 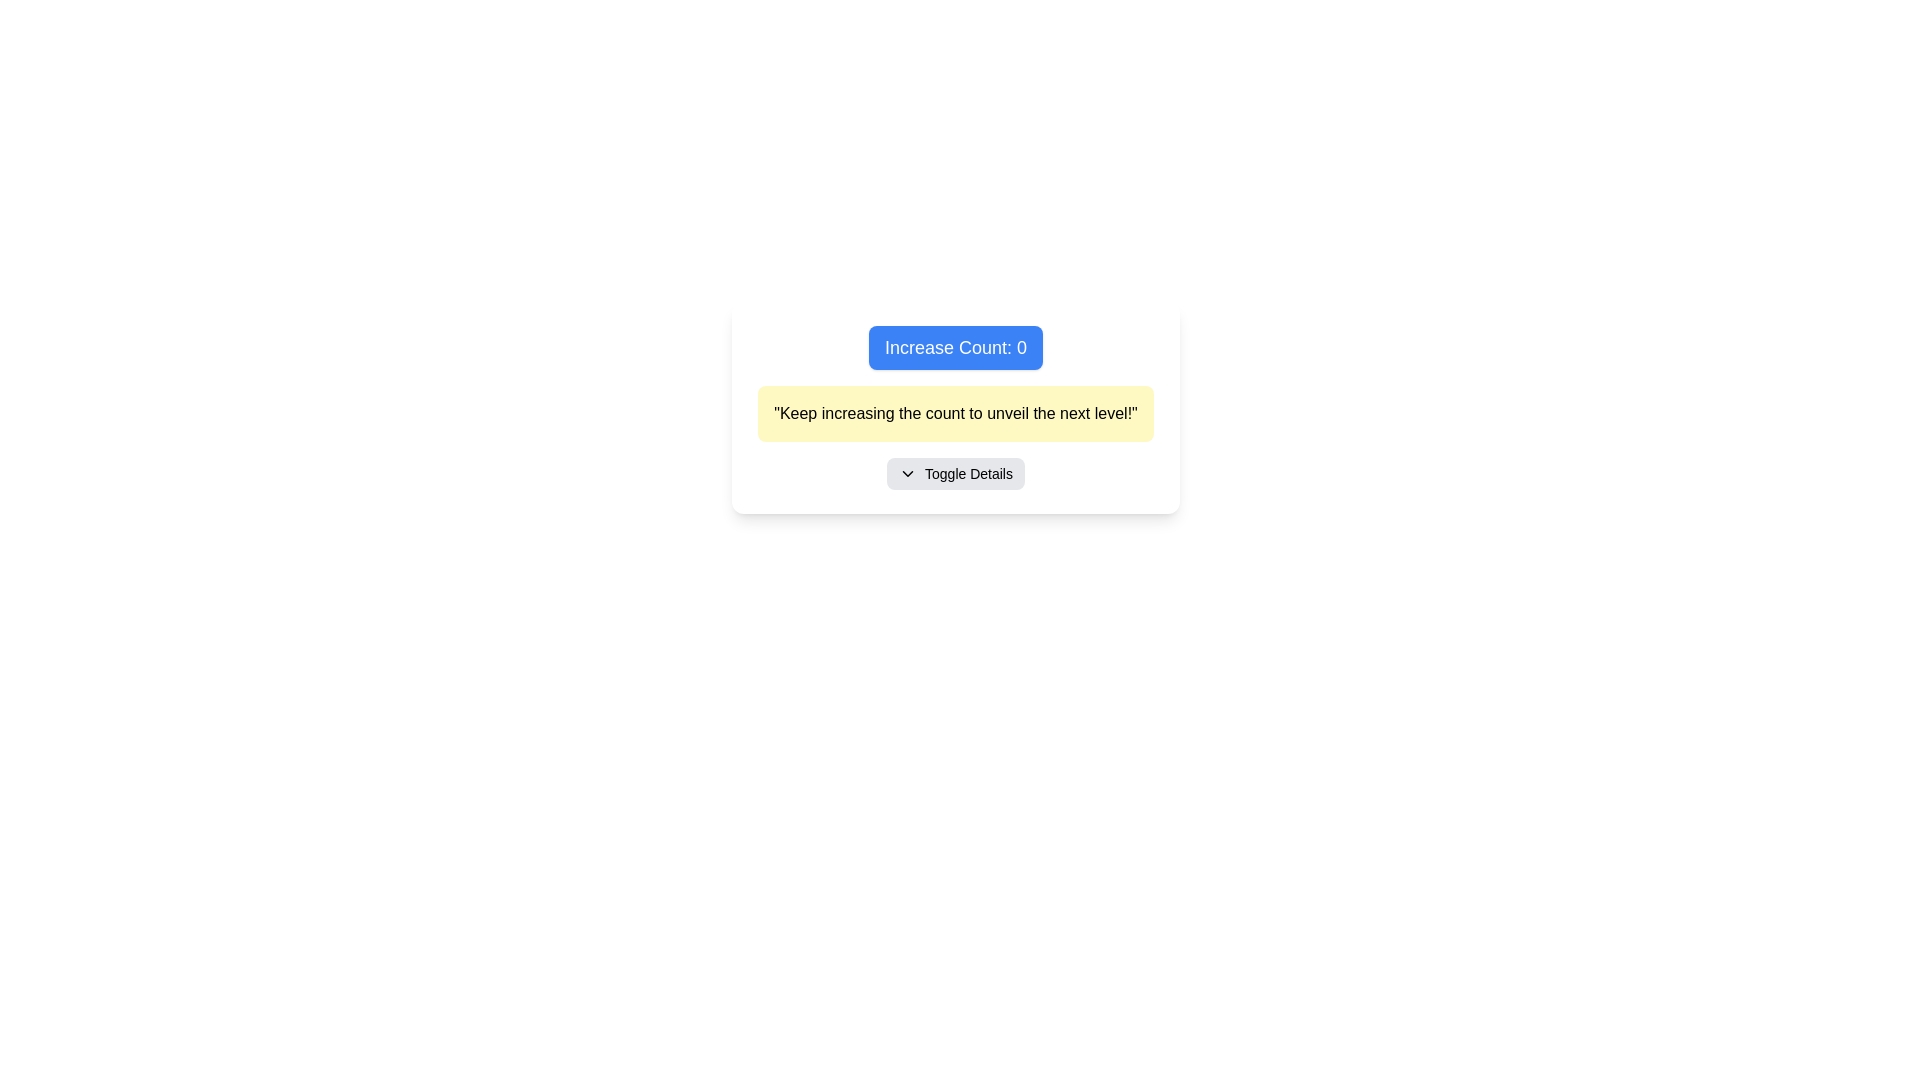 I want to click on the motivational message text block located between the 'Increase Count: 0' button and the 'Toggle Details' button, so click(x=954, y=412).